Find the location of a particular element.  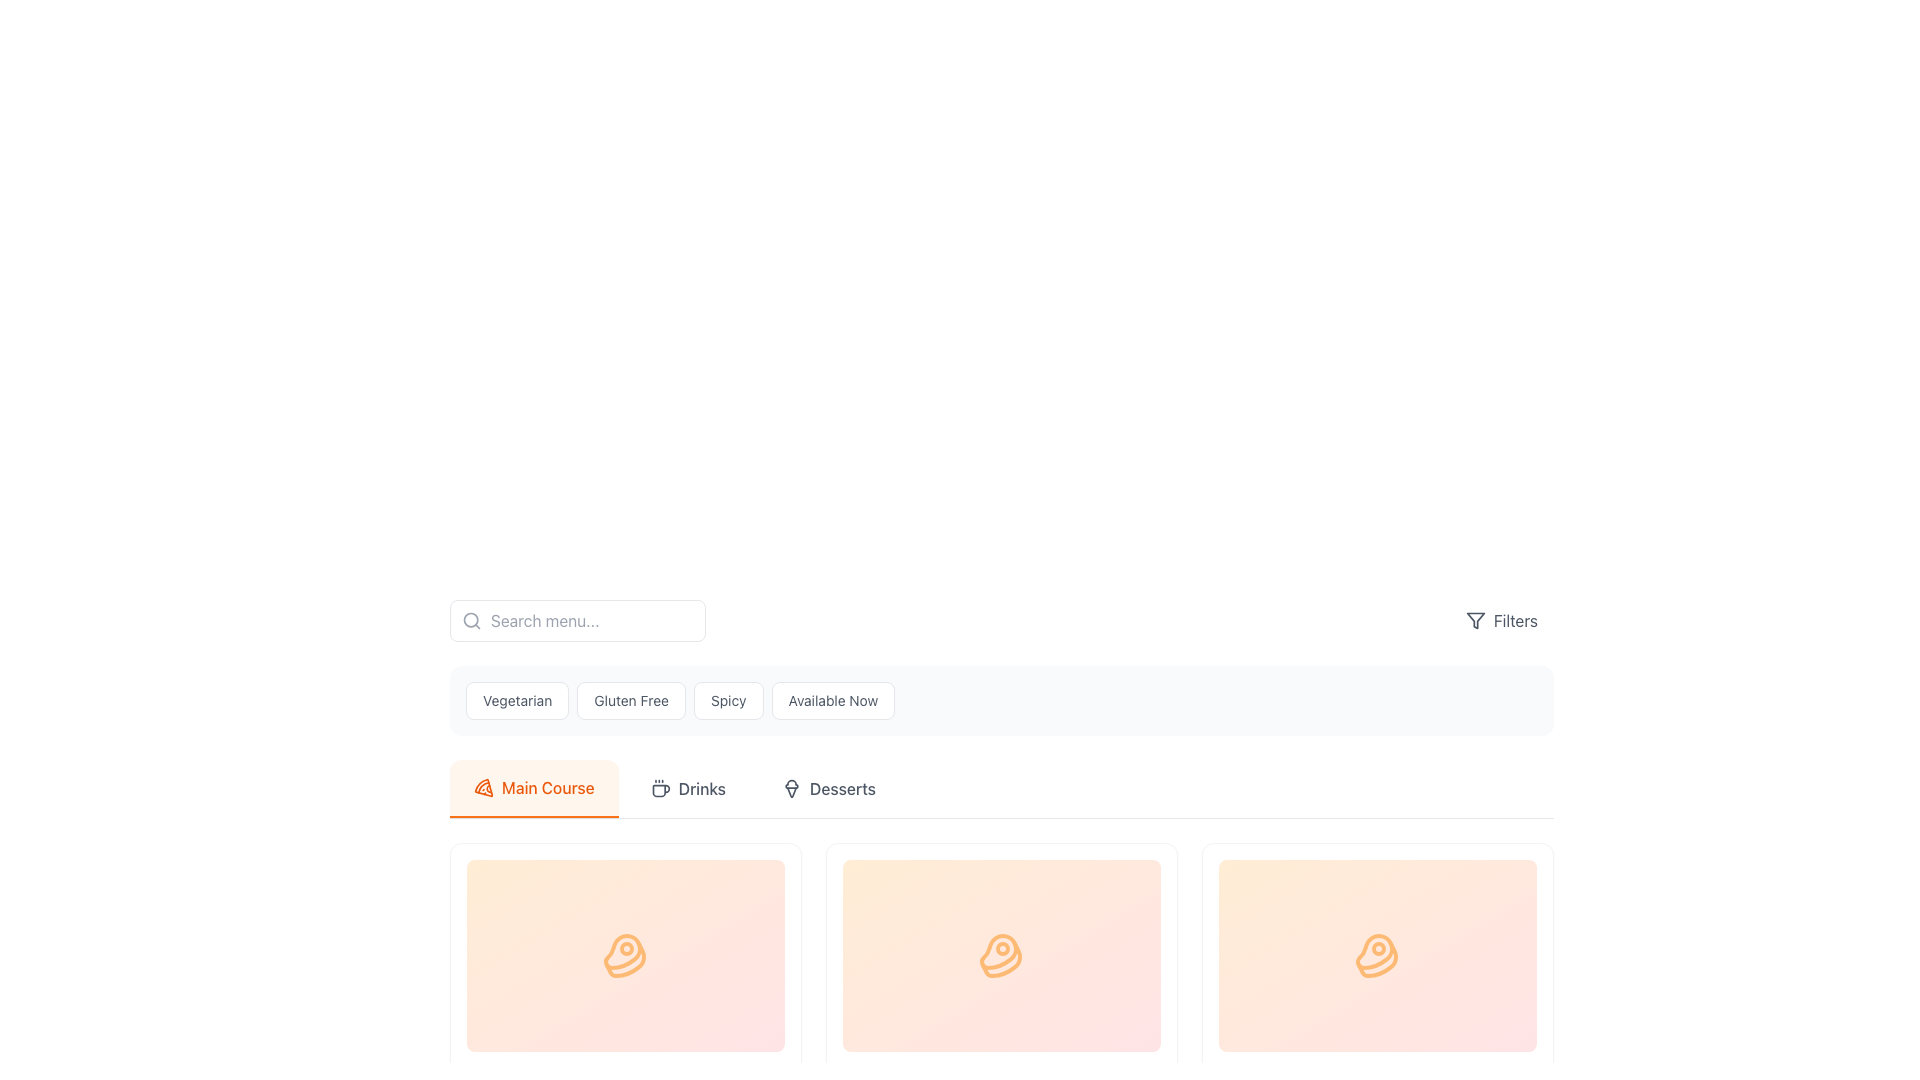

the 'Spicy' filter button located in the upper-middle part of the interface to change its appearance is located at coordinates (727, 700).